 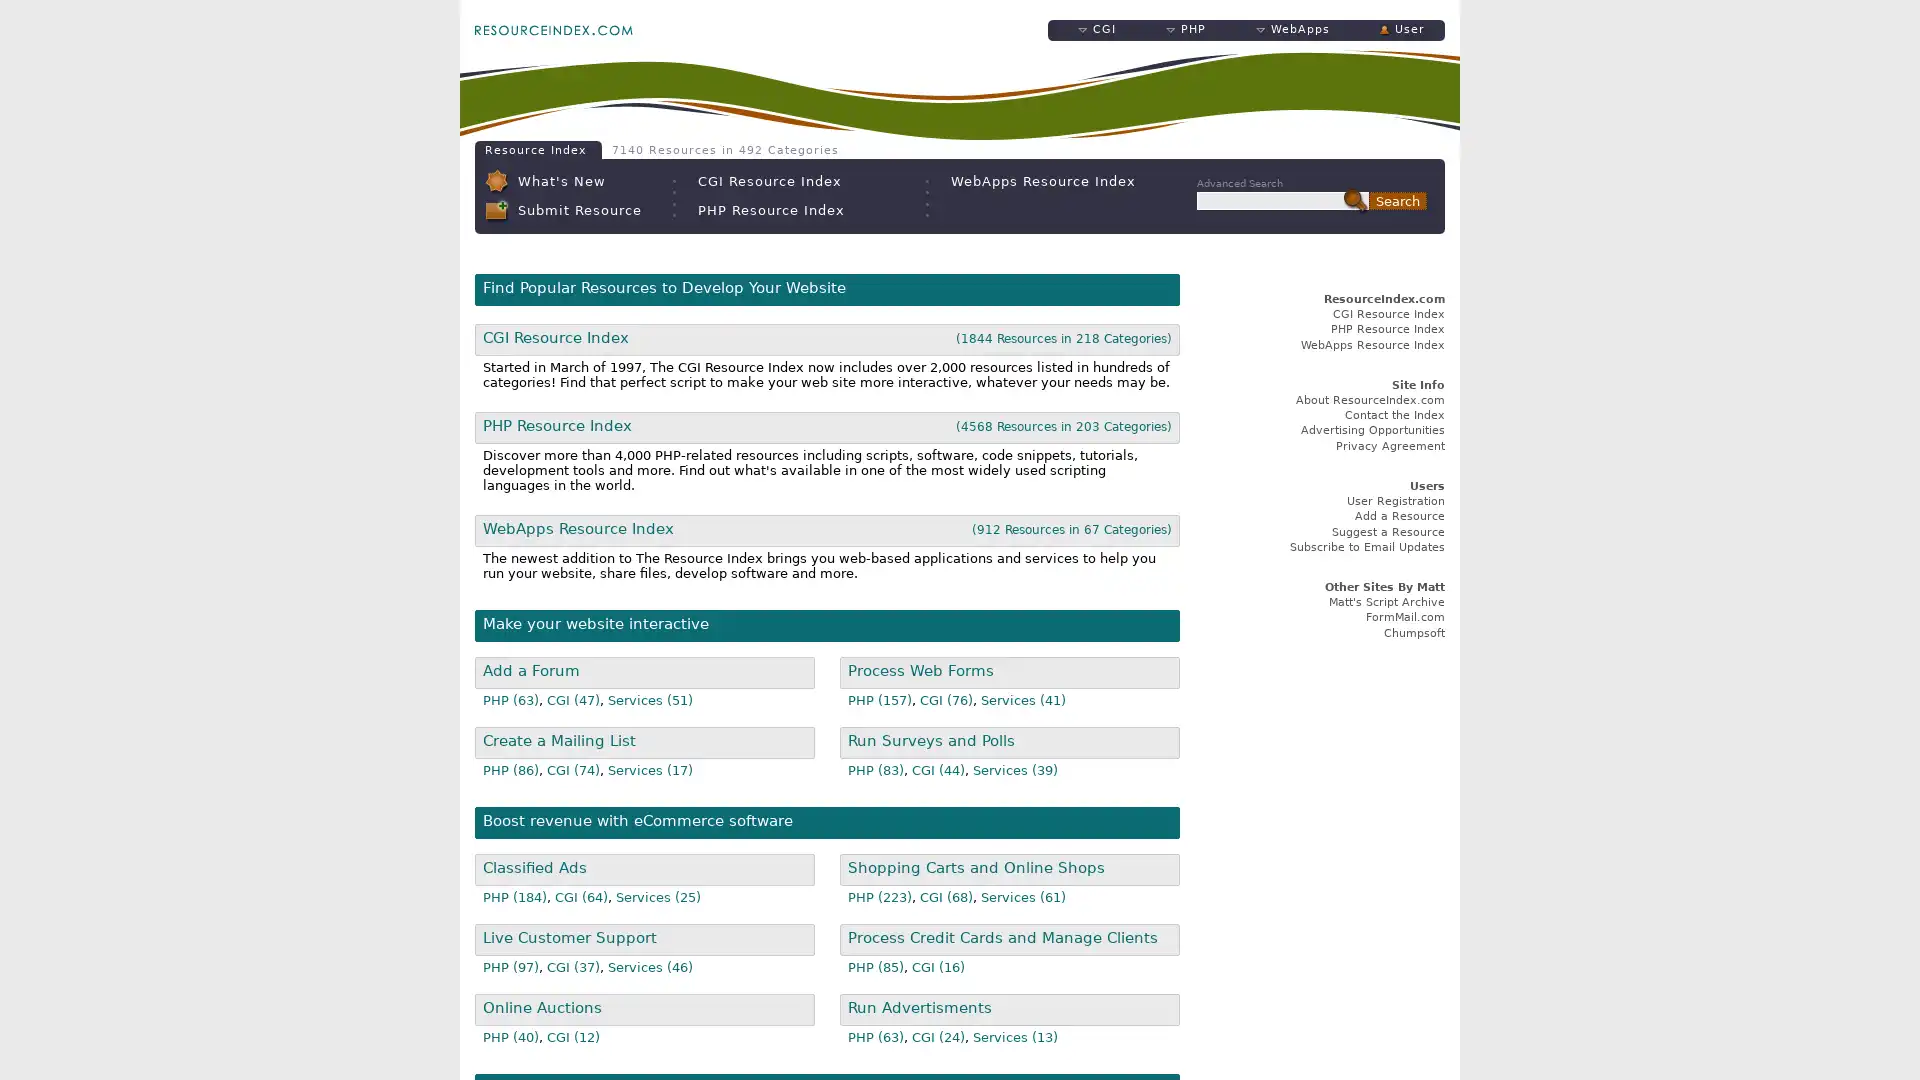 What do you see at coordinates (1396, 200) in the screenshot?
I see `Search` at bounding box center [1396, 200].